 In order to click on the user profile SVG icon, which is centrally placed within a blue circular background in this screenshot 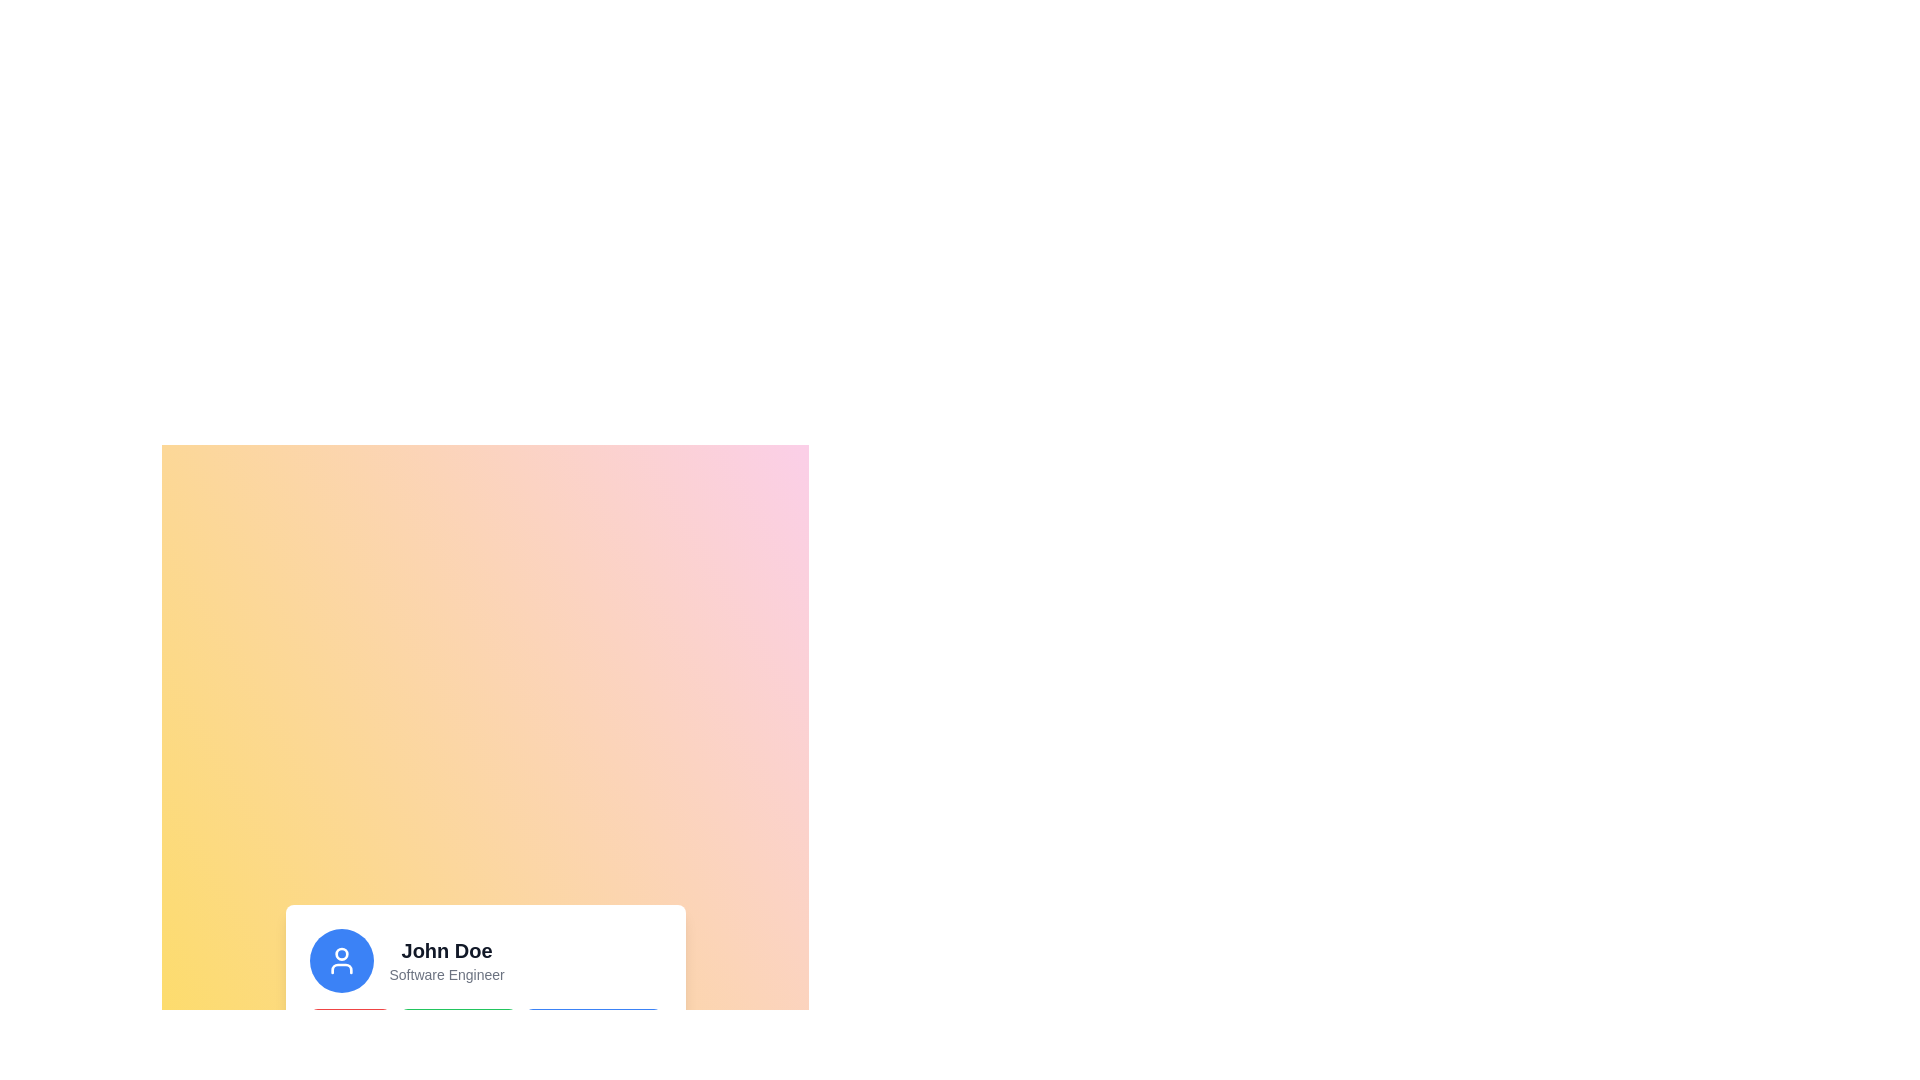, I will do `click(341, 959)`.